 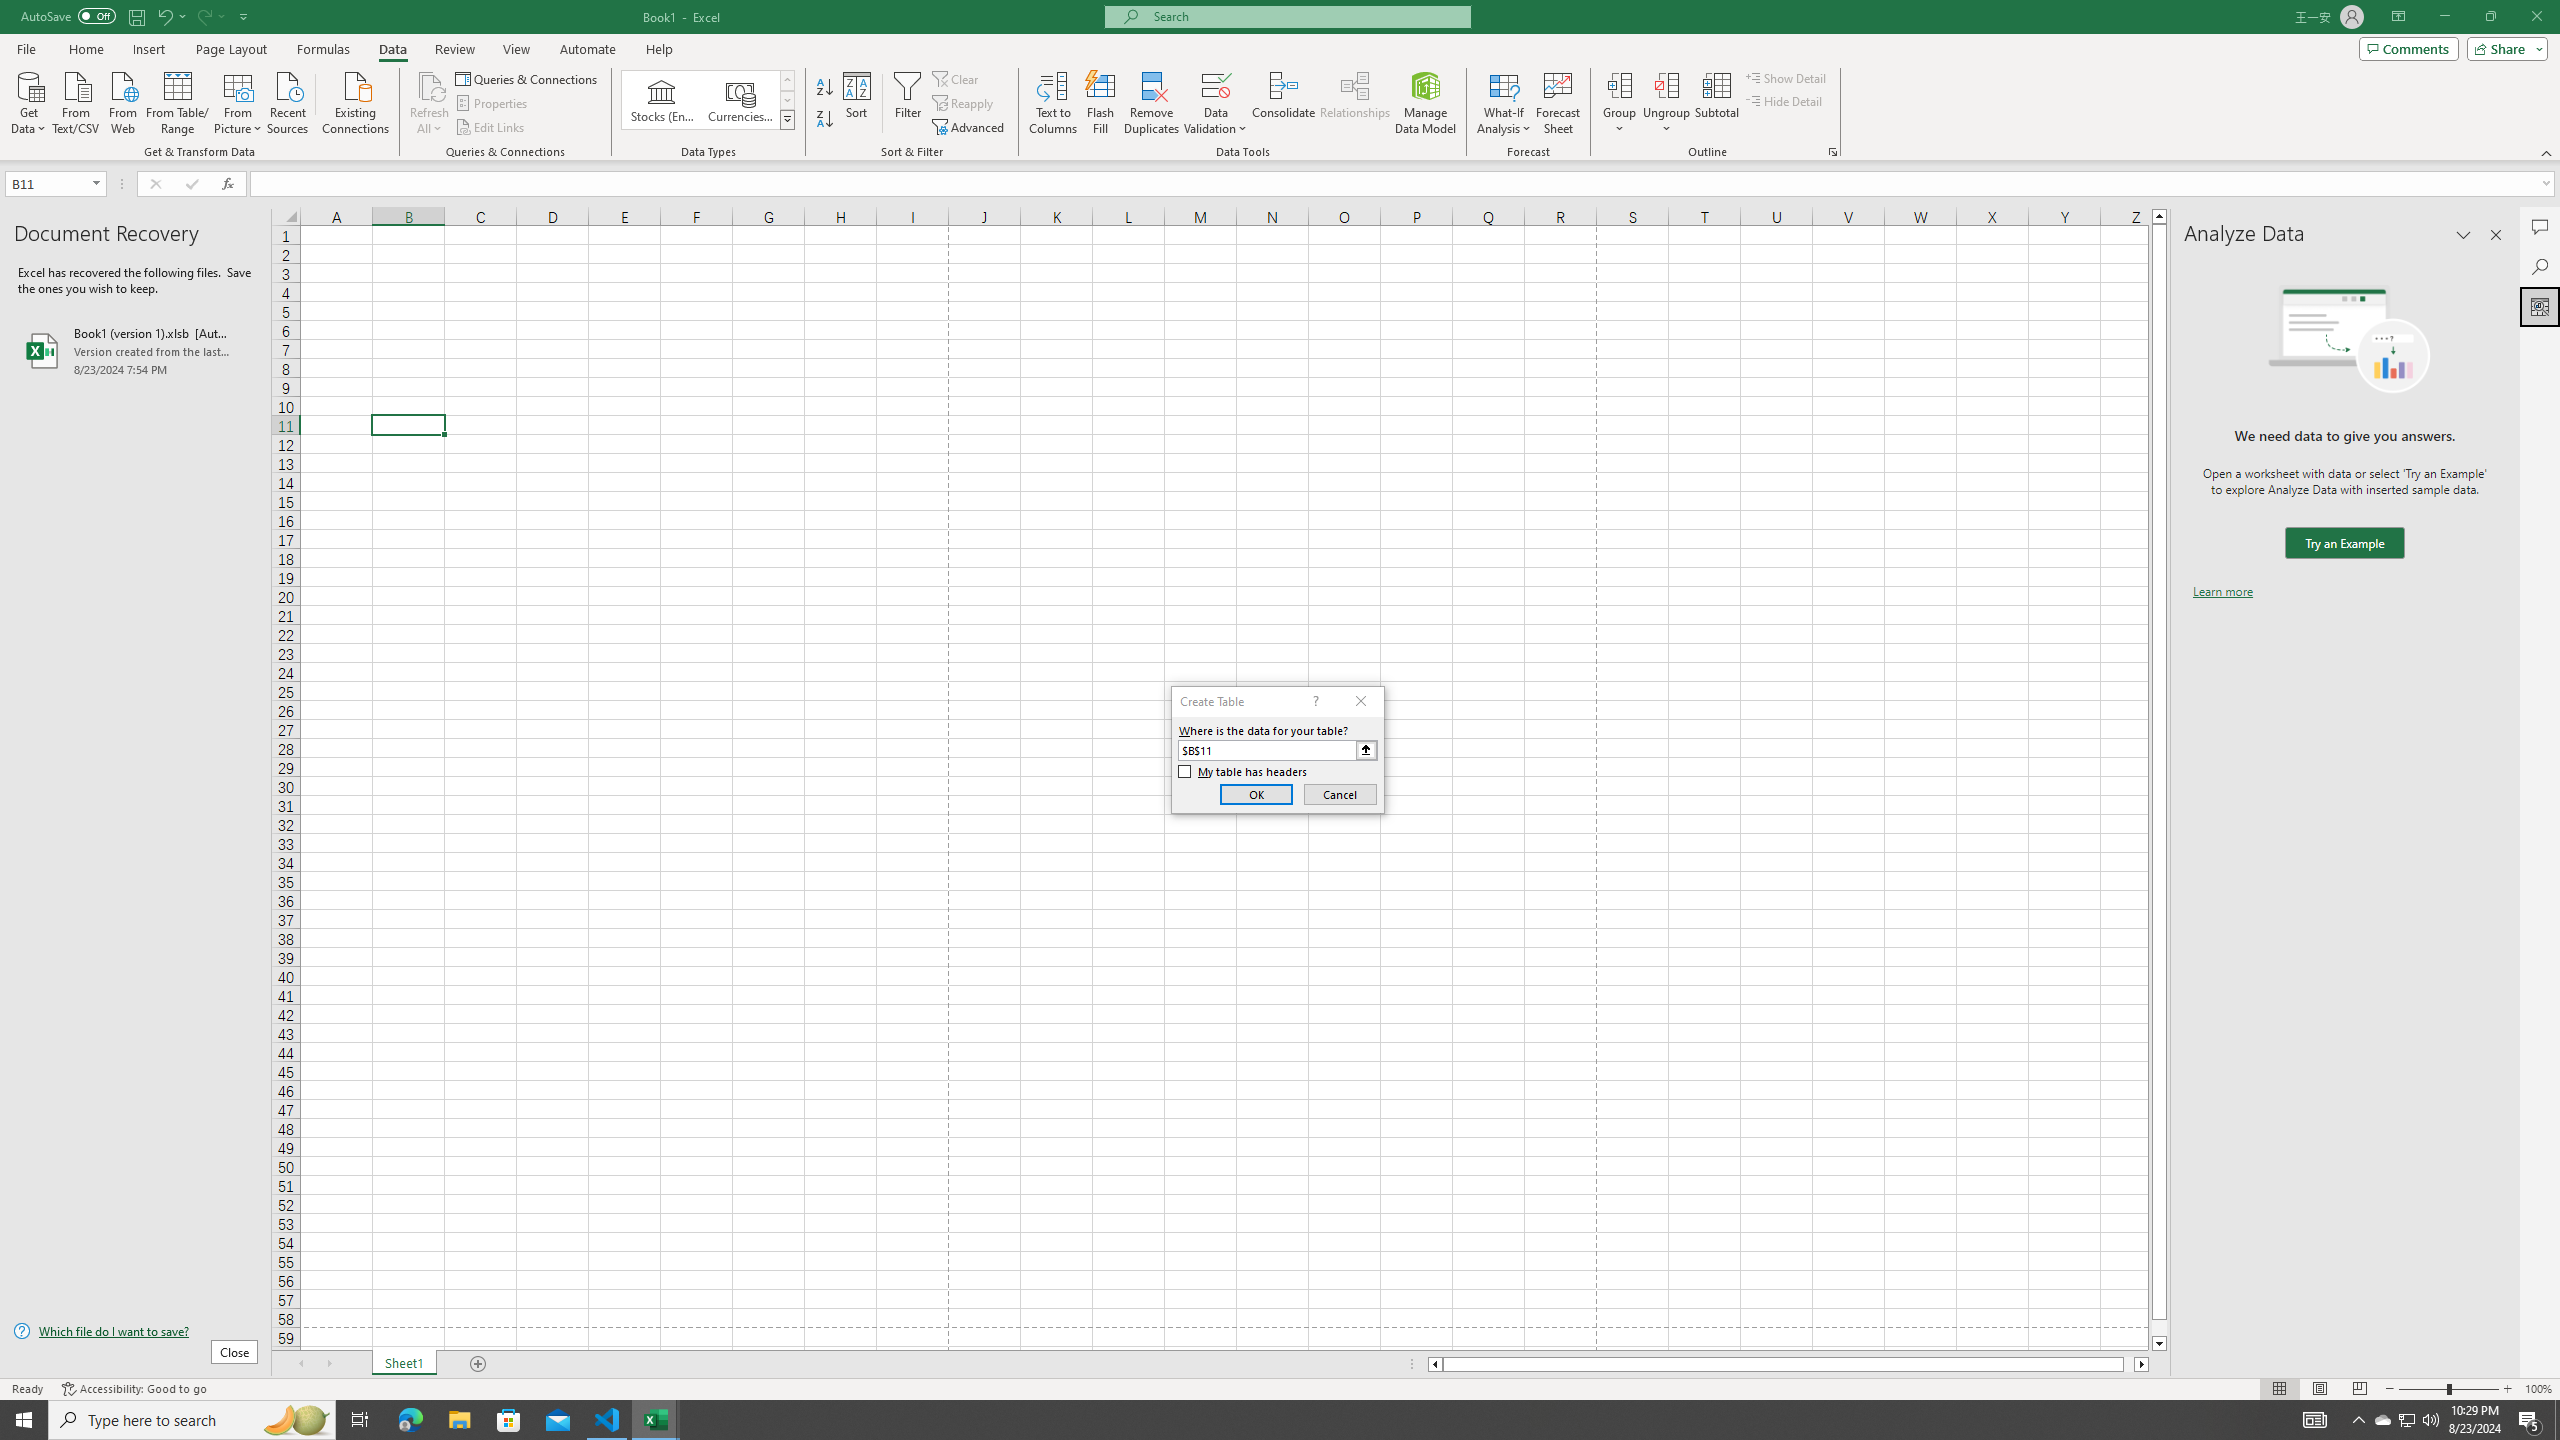 What do you see at coordinates (1283, 103) in the screenshot?
I see `'Consolidate...'` at bounding box center [1283, 103].